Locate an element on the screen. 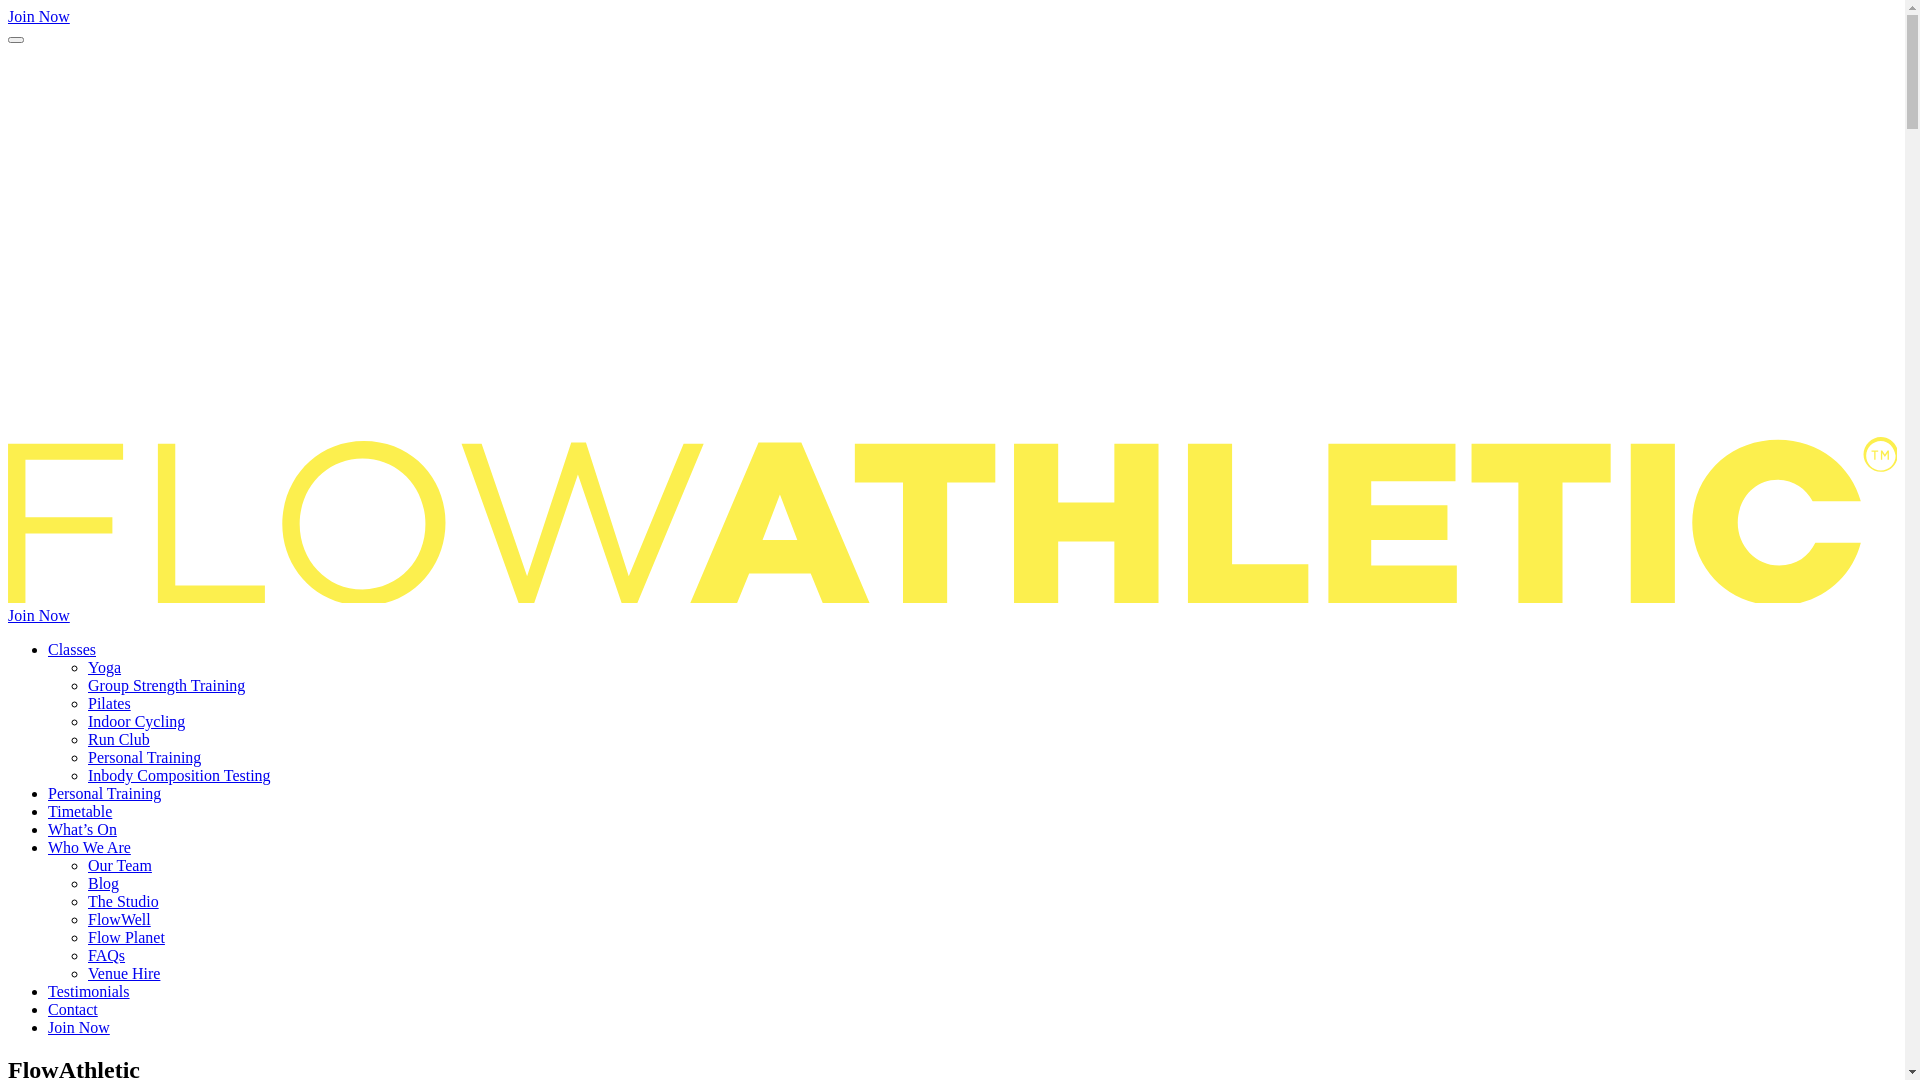  'Testimonials' is located at coordinates (48, 991).